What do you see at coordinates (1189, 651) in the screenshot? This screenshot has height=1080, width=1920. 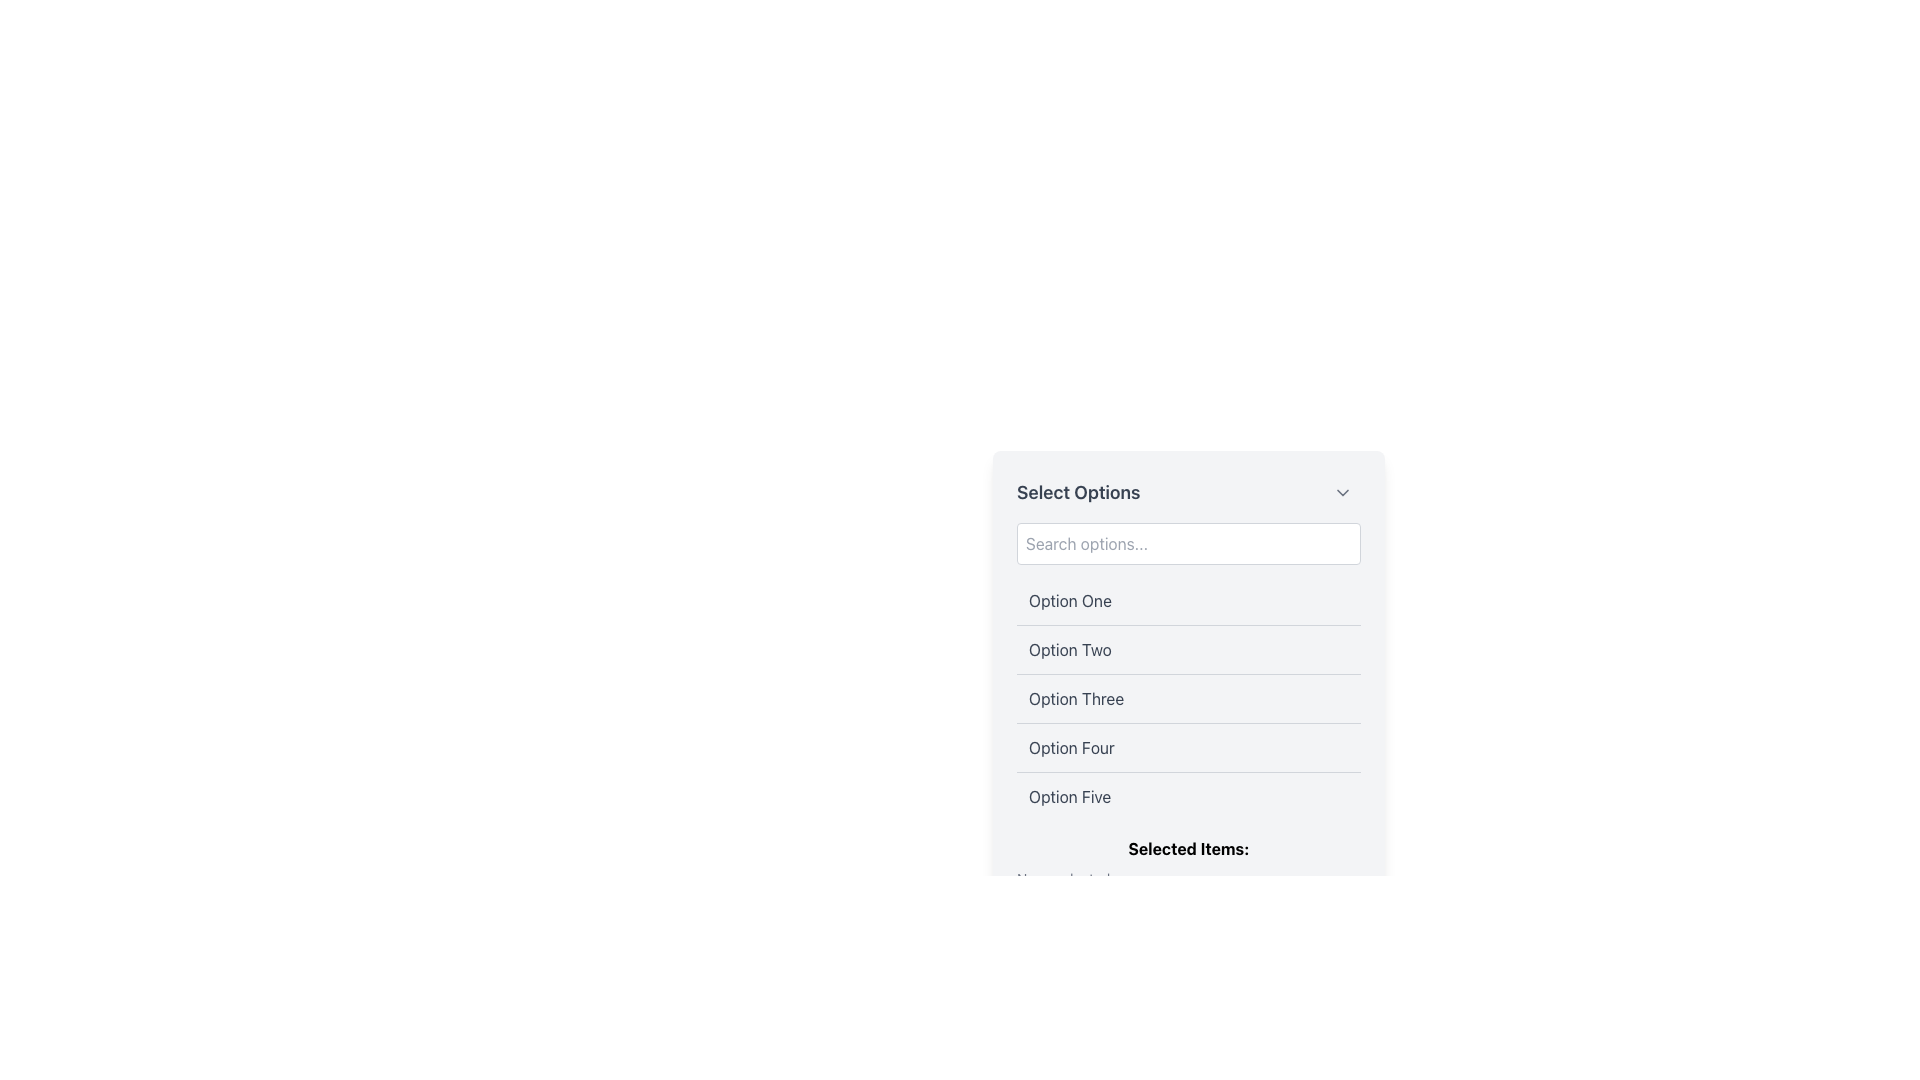 I see `the selectable dropdown menu item labeled 'Option Two'` at bounding box center [1189, 651].